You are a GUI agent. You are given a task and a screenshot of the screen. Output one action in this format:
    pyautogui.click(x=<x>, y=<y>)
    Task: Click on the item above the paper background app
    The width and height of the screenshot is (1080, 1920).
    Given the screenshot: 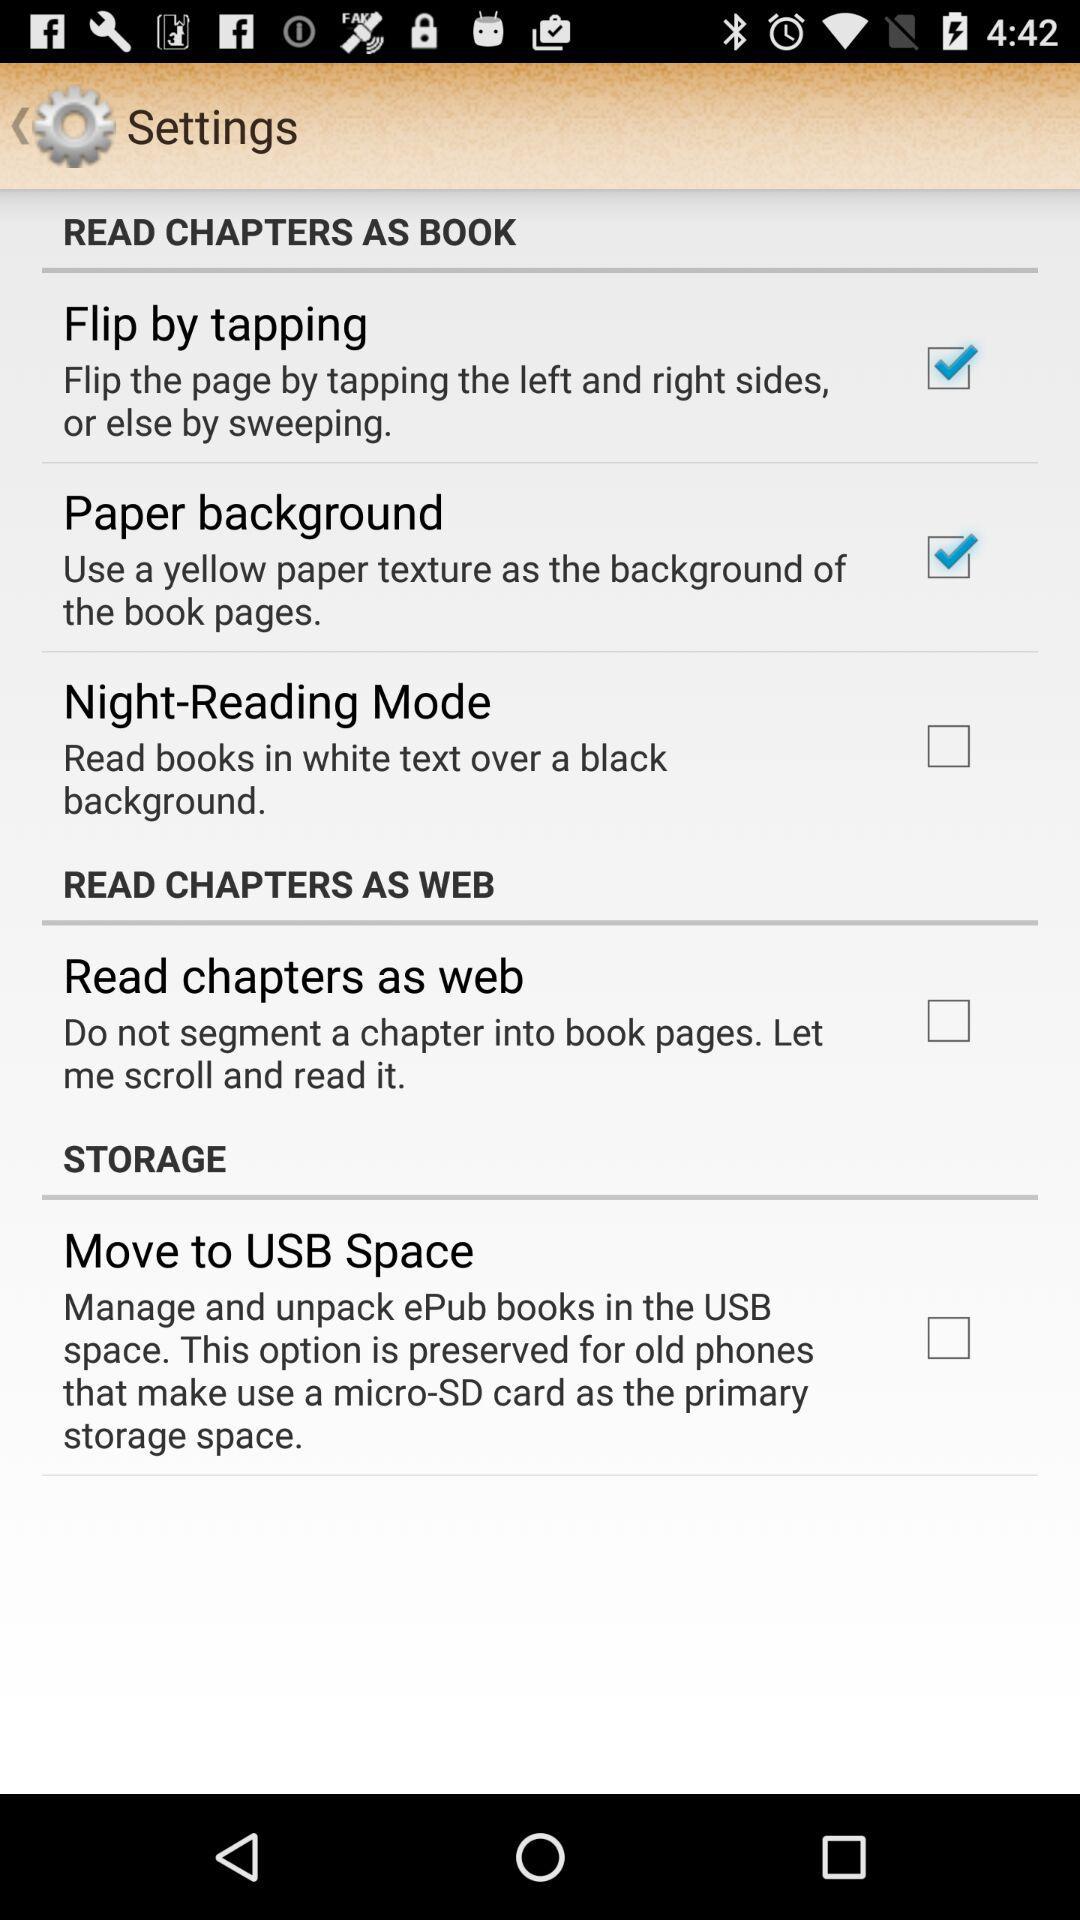 What is the action you would take?
    pyautogui.click(x=463, y=400)
    